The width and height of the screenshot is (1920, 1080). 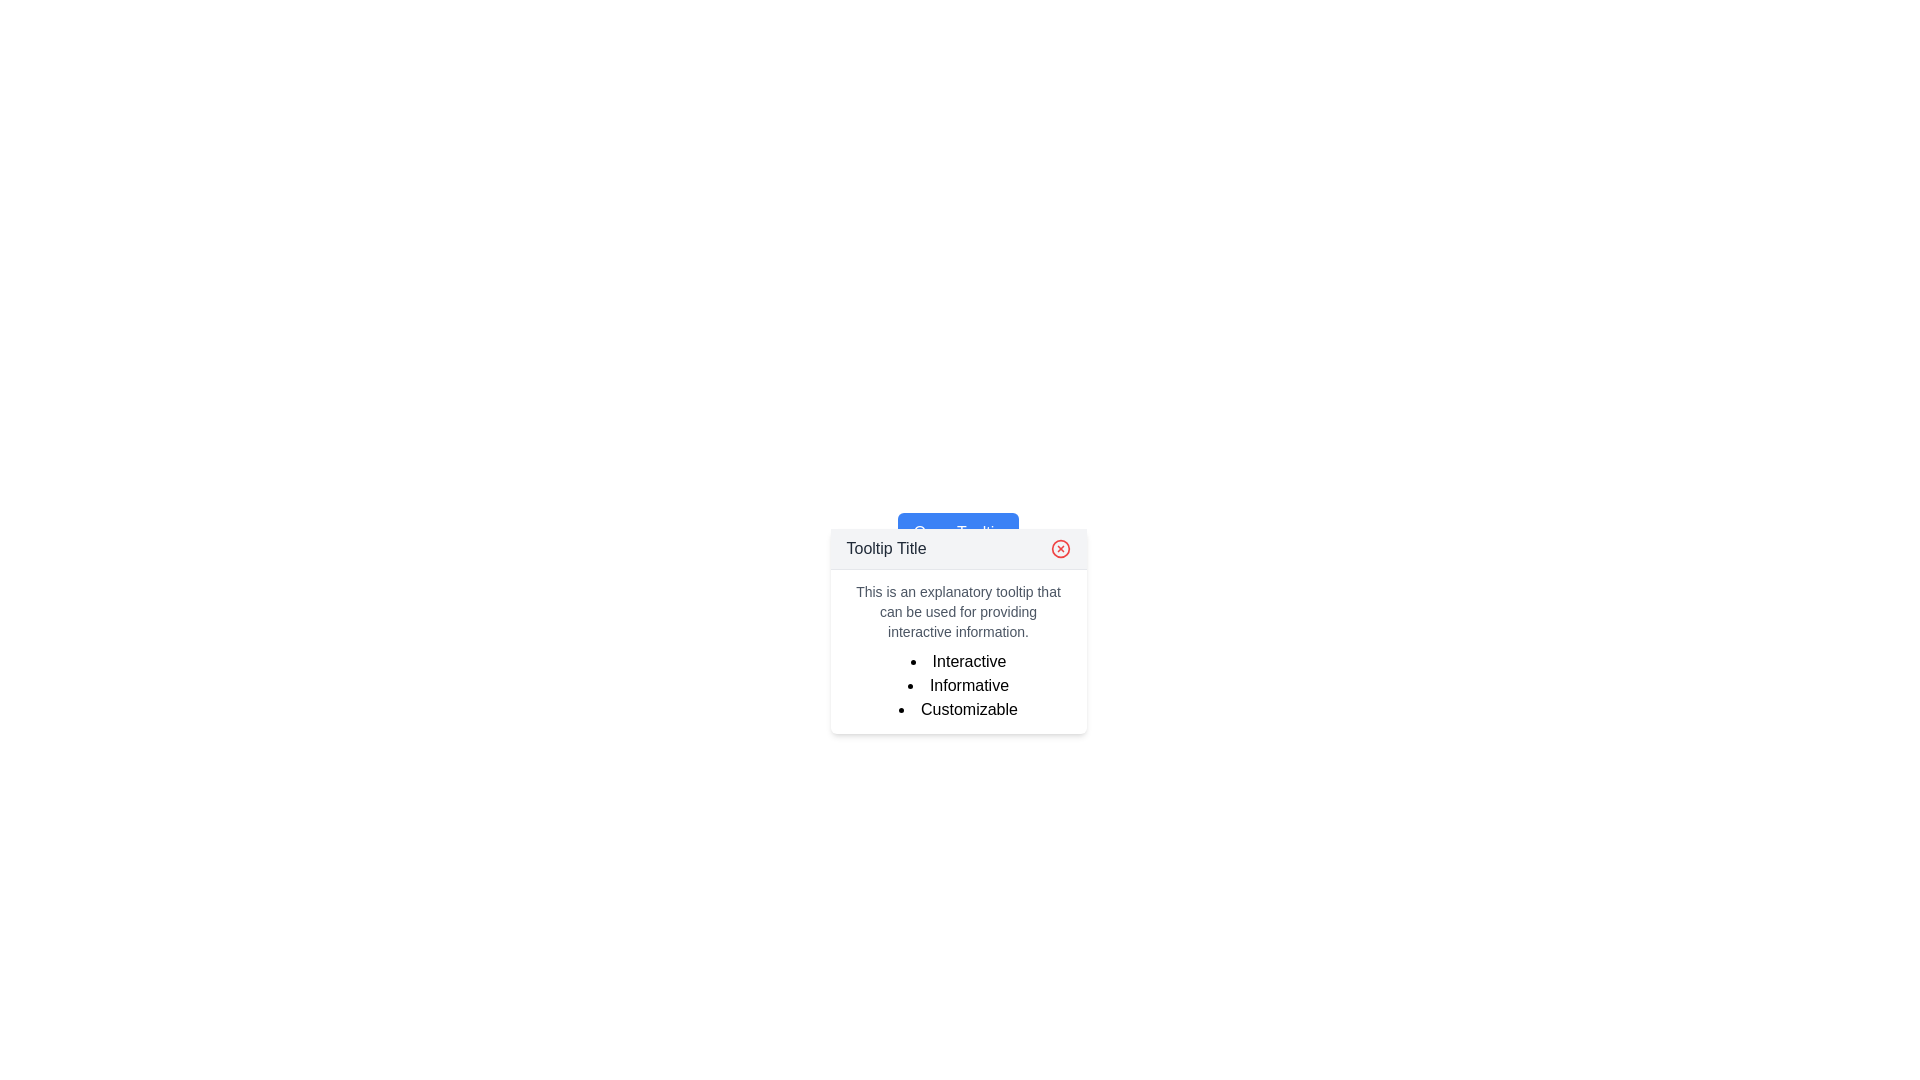 What do you see at coordinates (957, 708) in the screenshot?
I see `the third item in the bulleted list of the tooltip, which serves as a textual descriptor indicating a feature or characteristic` at bounding box center [957, 708].